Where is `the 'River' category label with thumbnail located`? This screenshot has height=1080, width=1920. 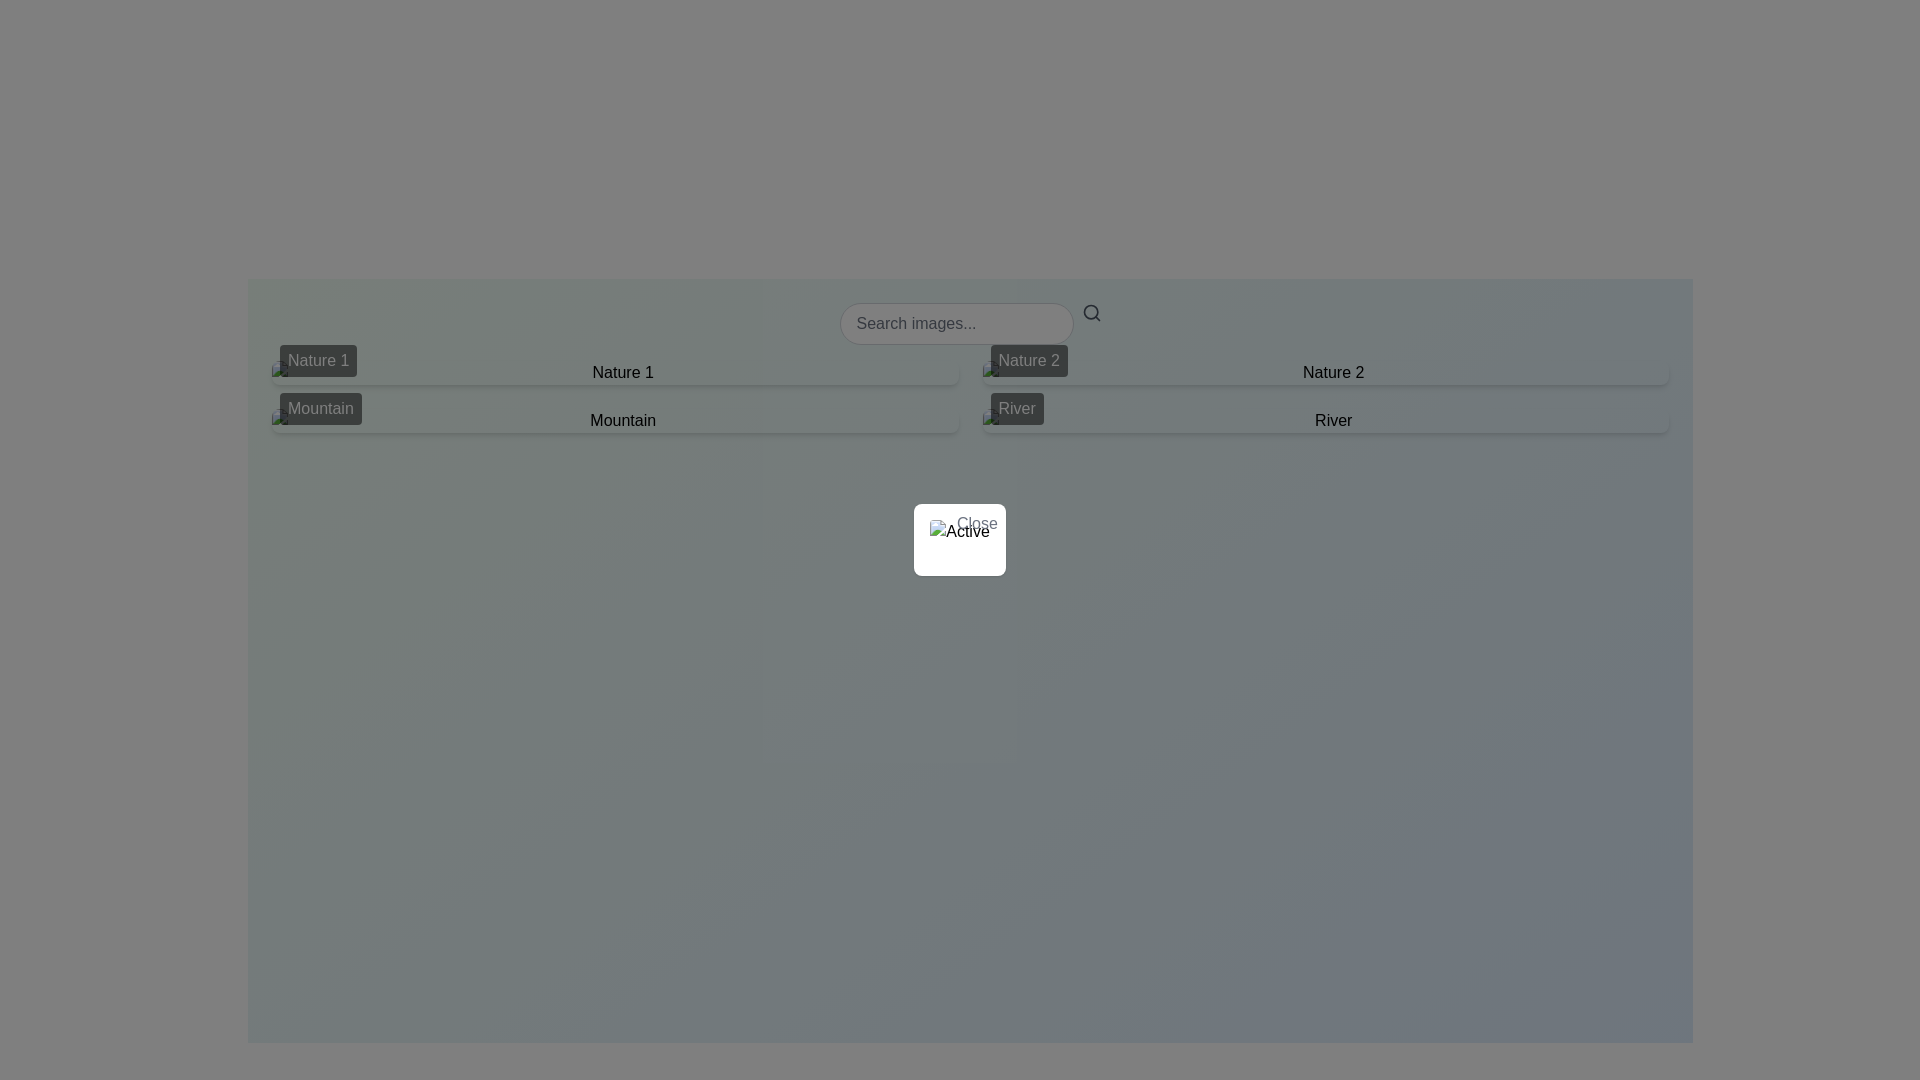
the 'River' category label with thumbnail located is located at coordinates (1325, 419).